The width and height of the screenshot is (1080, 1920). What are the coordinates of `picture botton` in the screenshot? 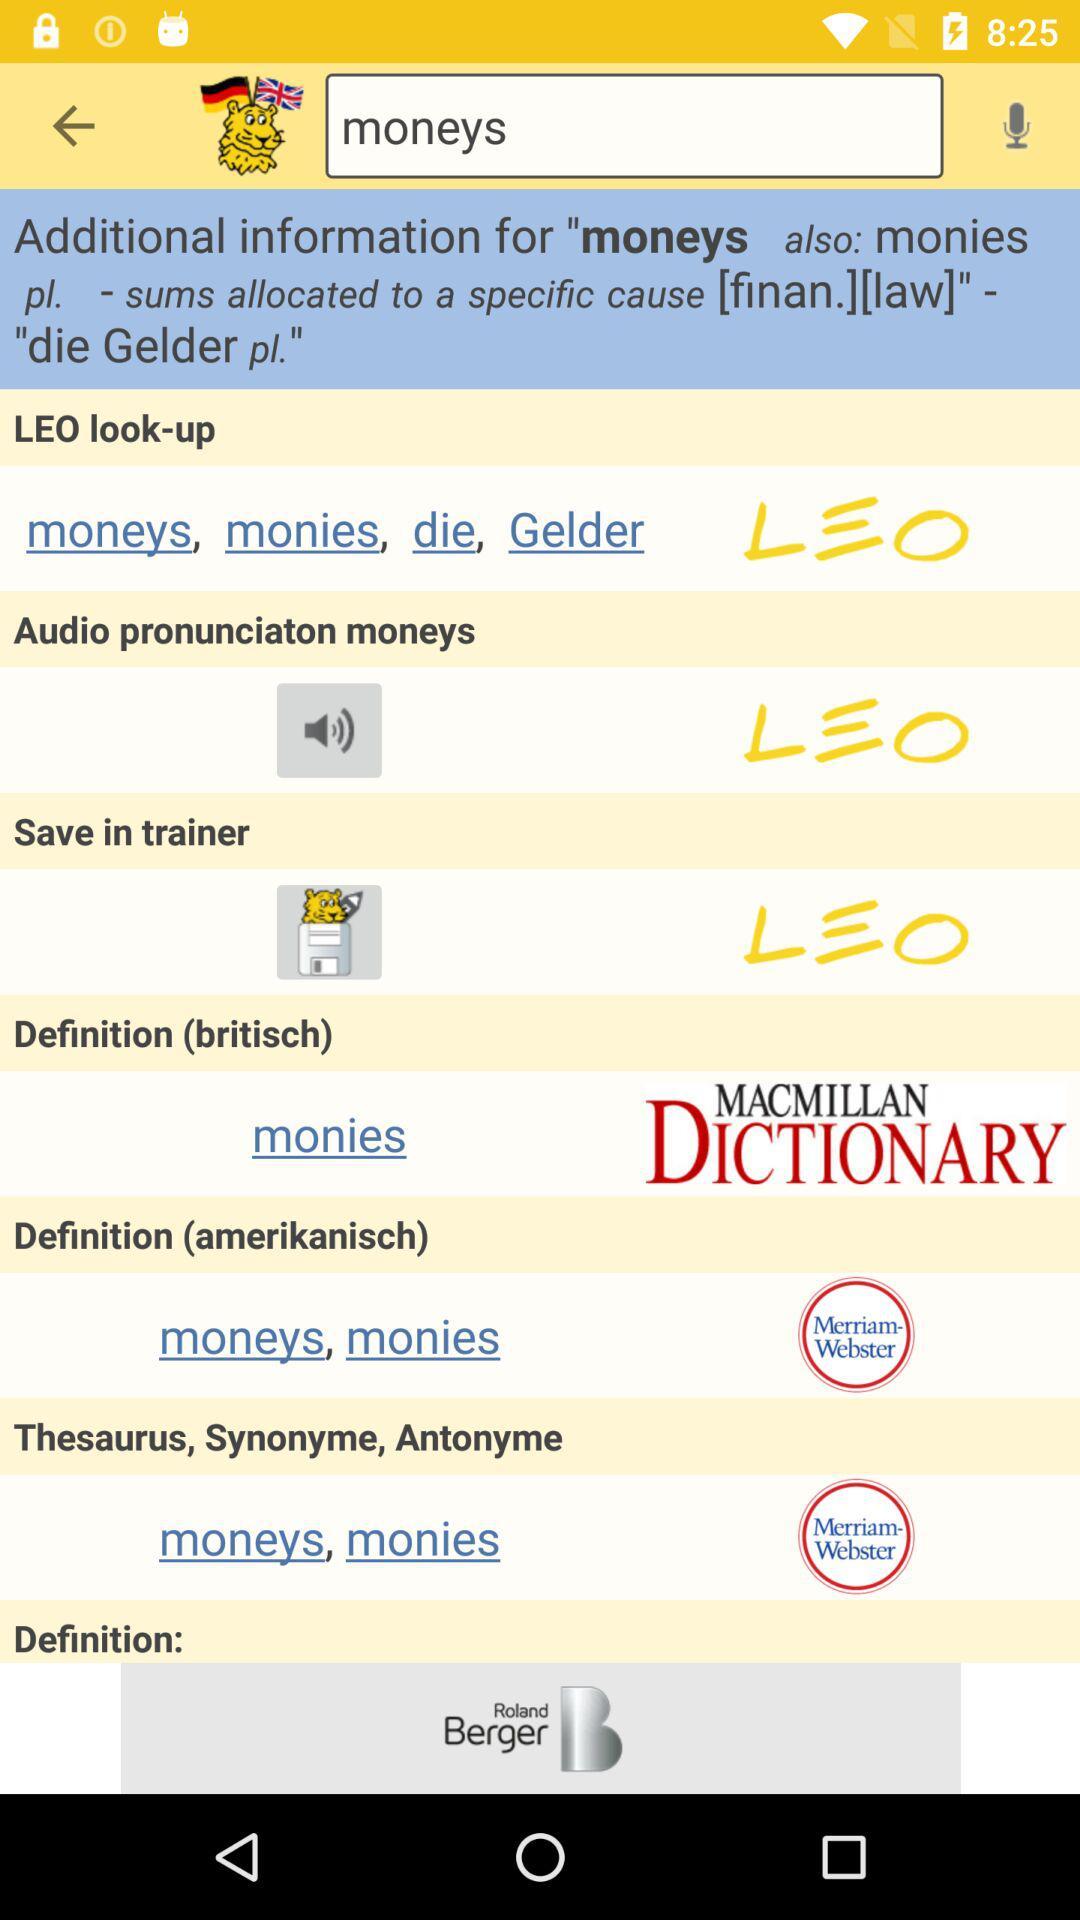 It's located at (250, 124).